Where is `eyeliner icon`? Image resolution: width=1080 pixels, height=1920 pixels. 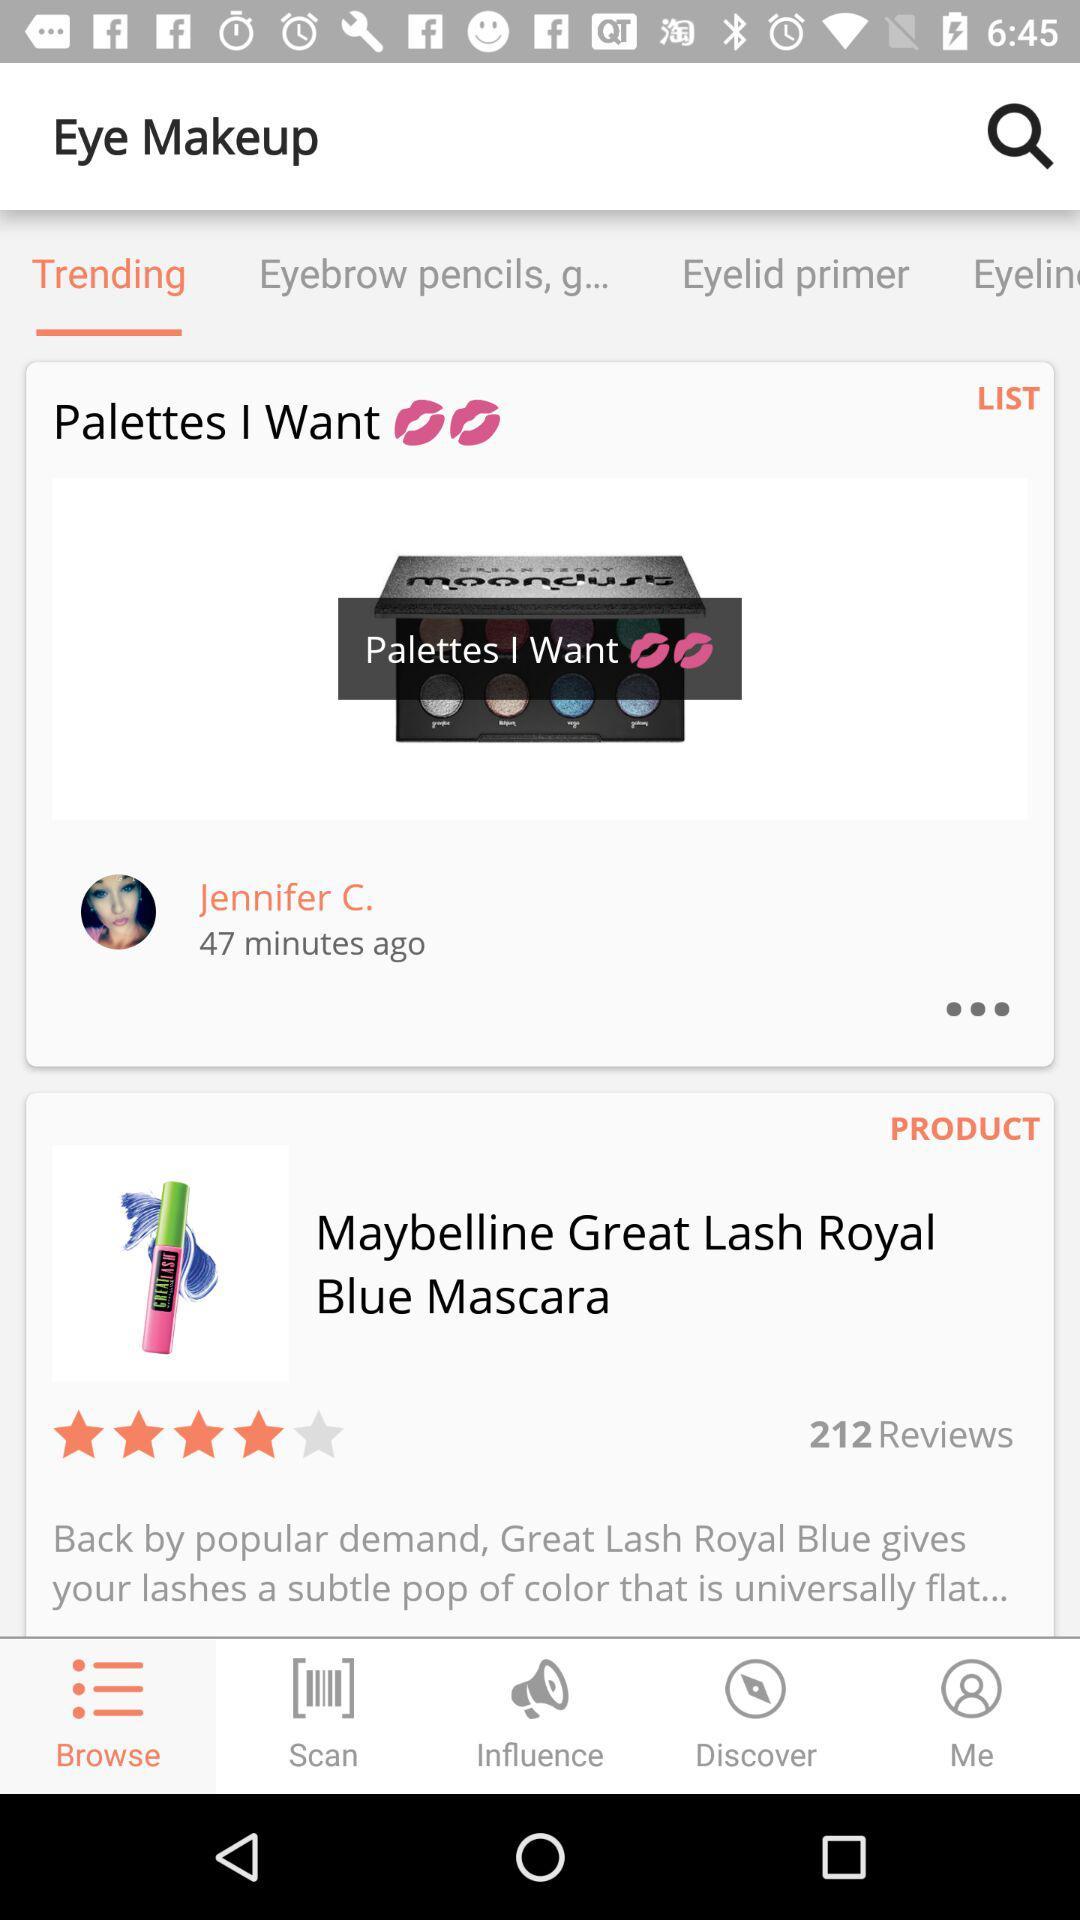 eyeliner icon is located at coordinates (1010, 272).